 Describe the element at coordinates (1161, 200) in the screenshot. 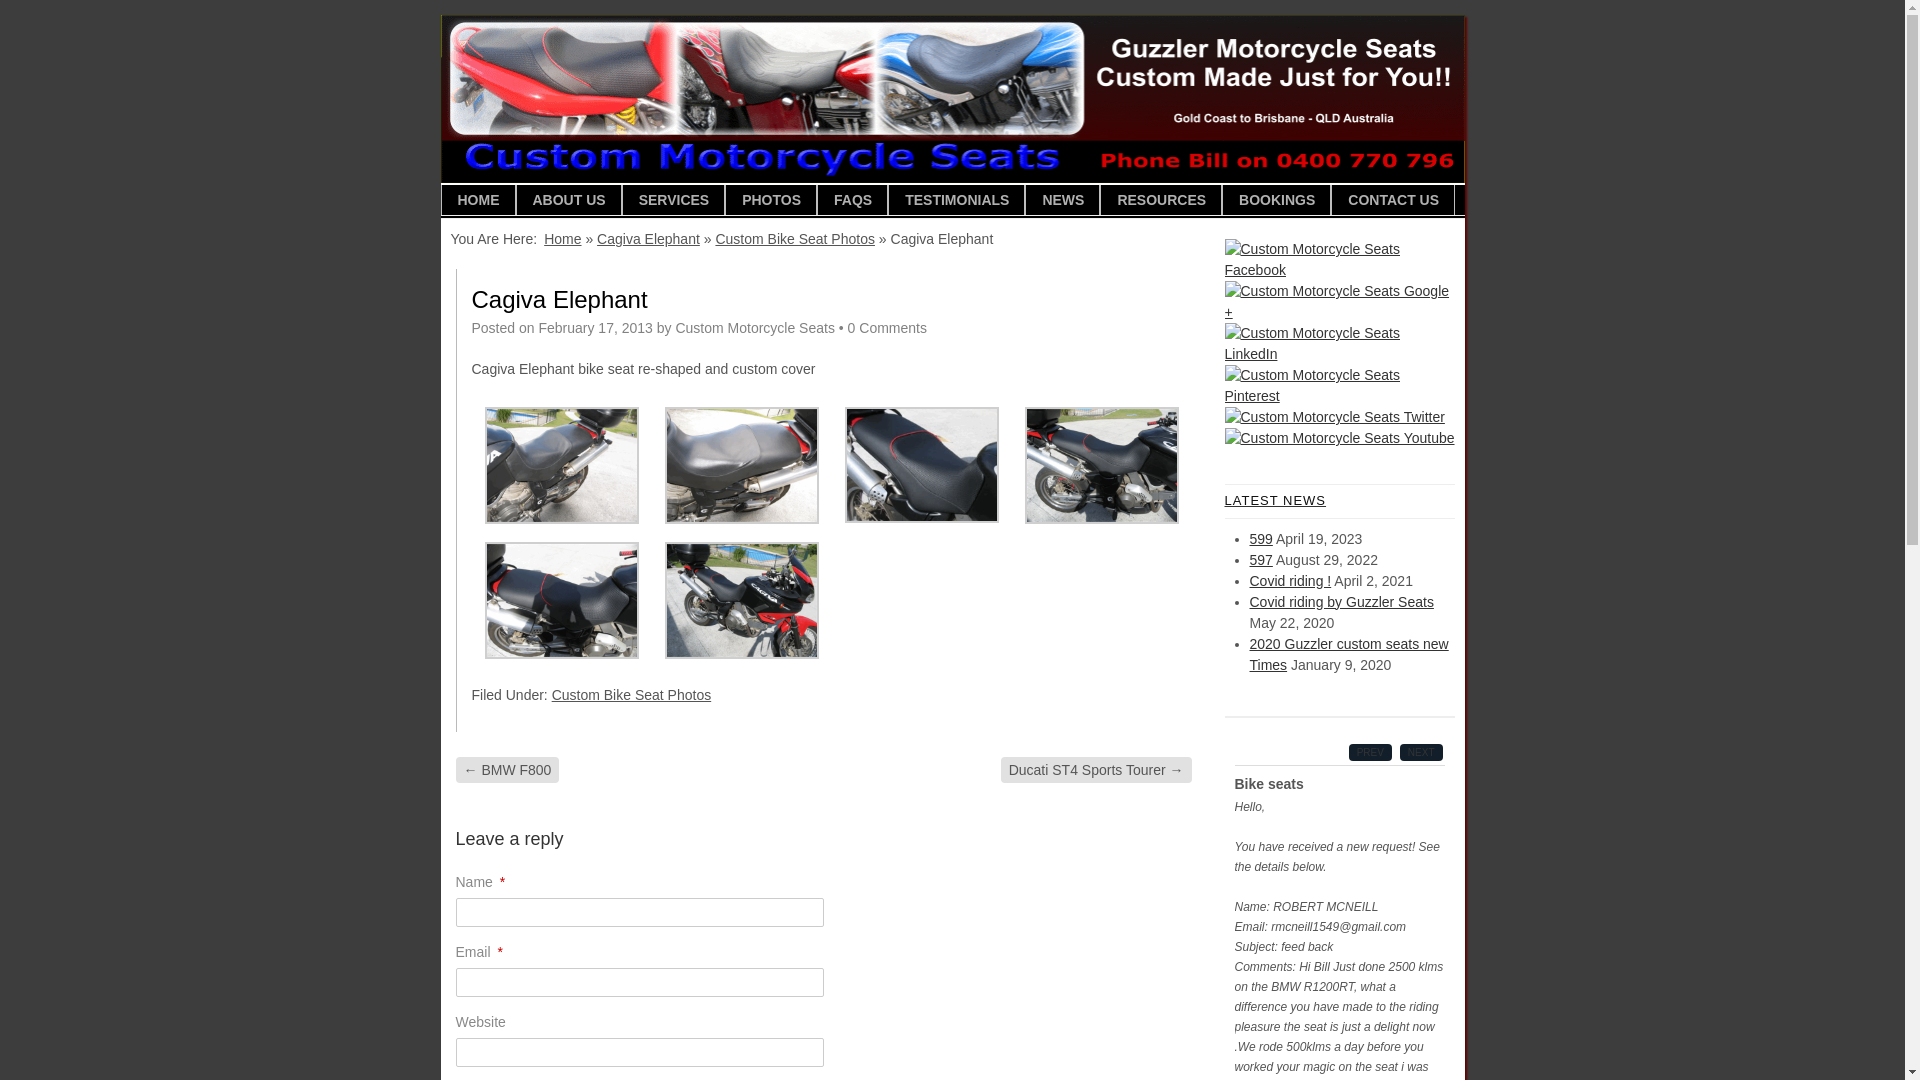

I see `'RESOURCES'` at that location.